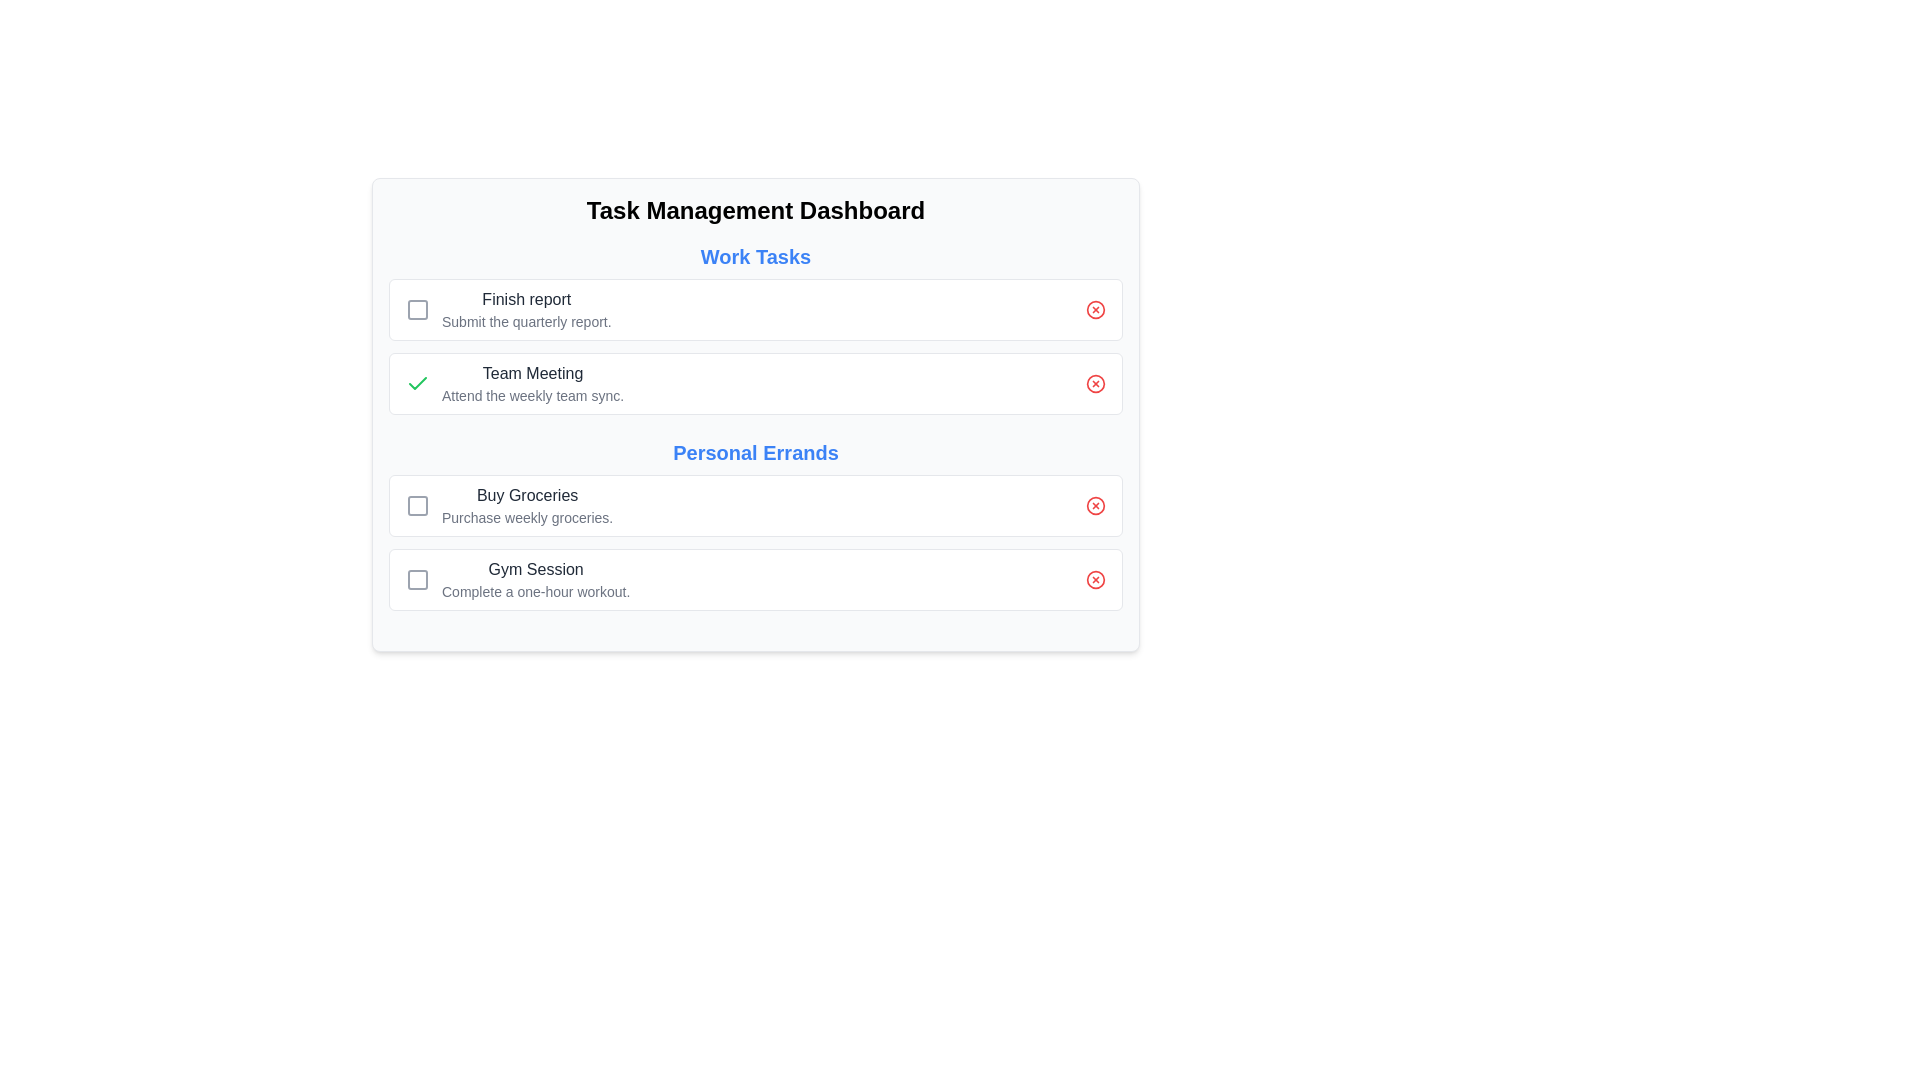 The width and height of the screenshot is (1920, 1080). I want to click on static text label for the task in the 'Personal Errands' category, which is located in the third row of the task management list, so click(527, 495).